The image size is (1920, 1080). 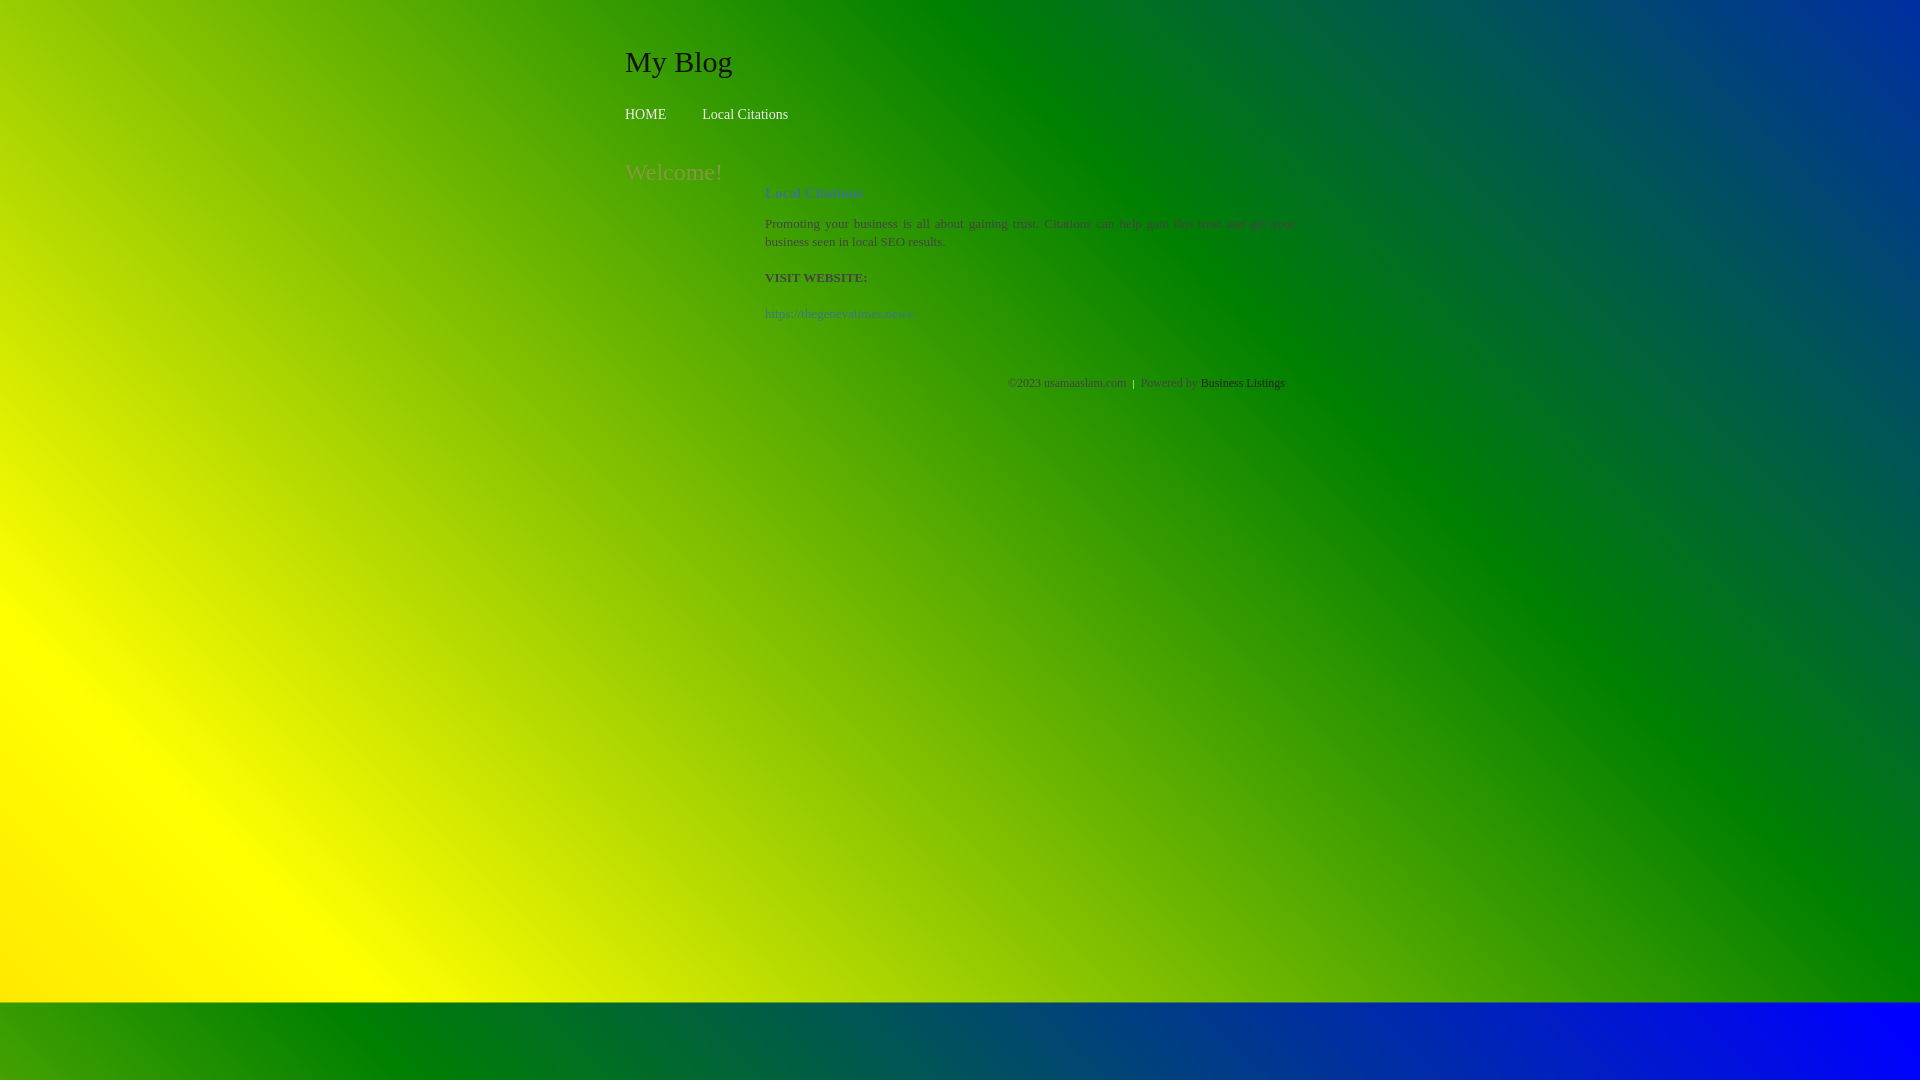 I want to click on 'https://thegenevatimes.news/', so click(x=840, y=313).